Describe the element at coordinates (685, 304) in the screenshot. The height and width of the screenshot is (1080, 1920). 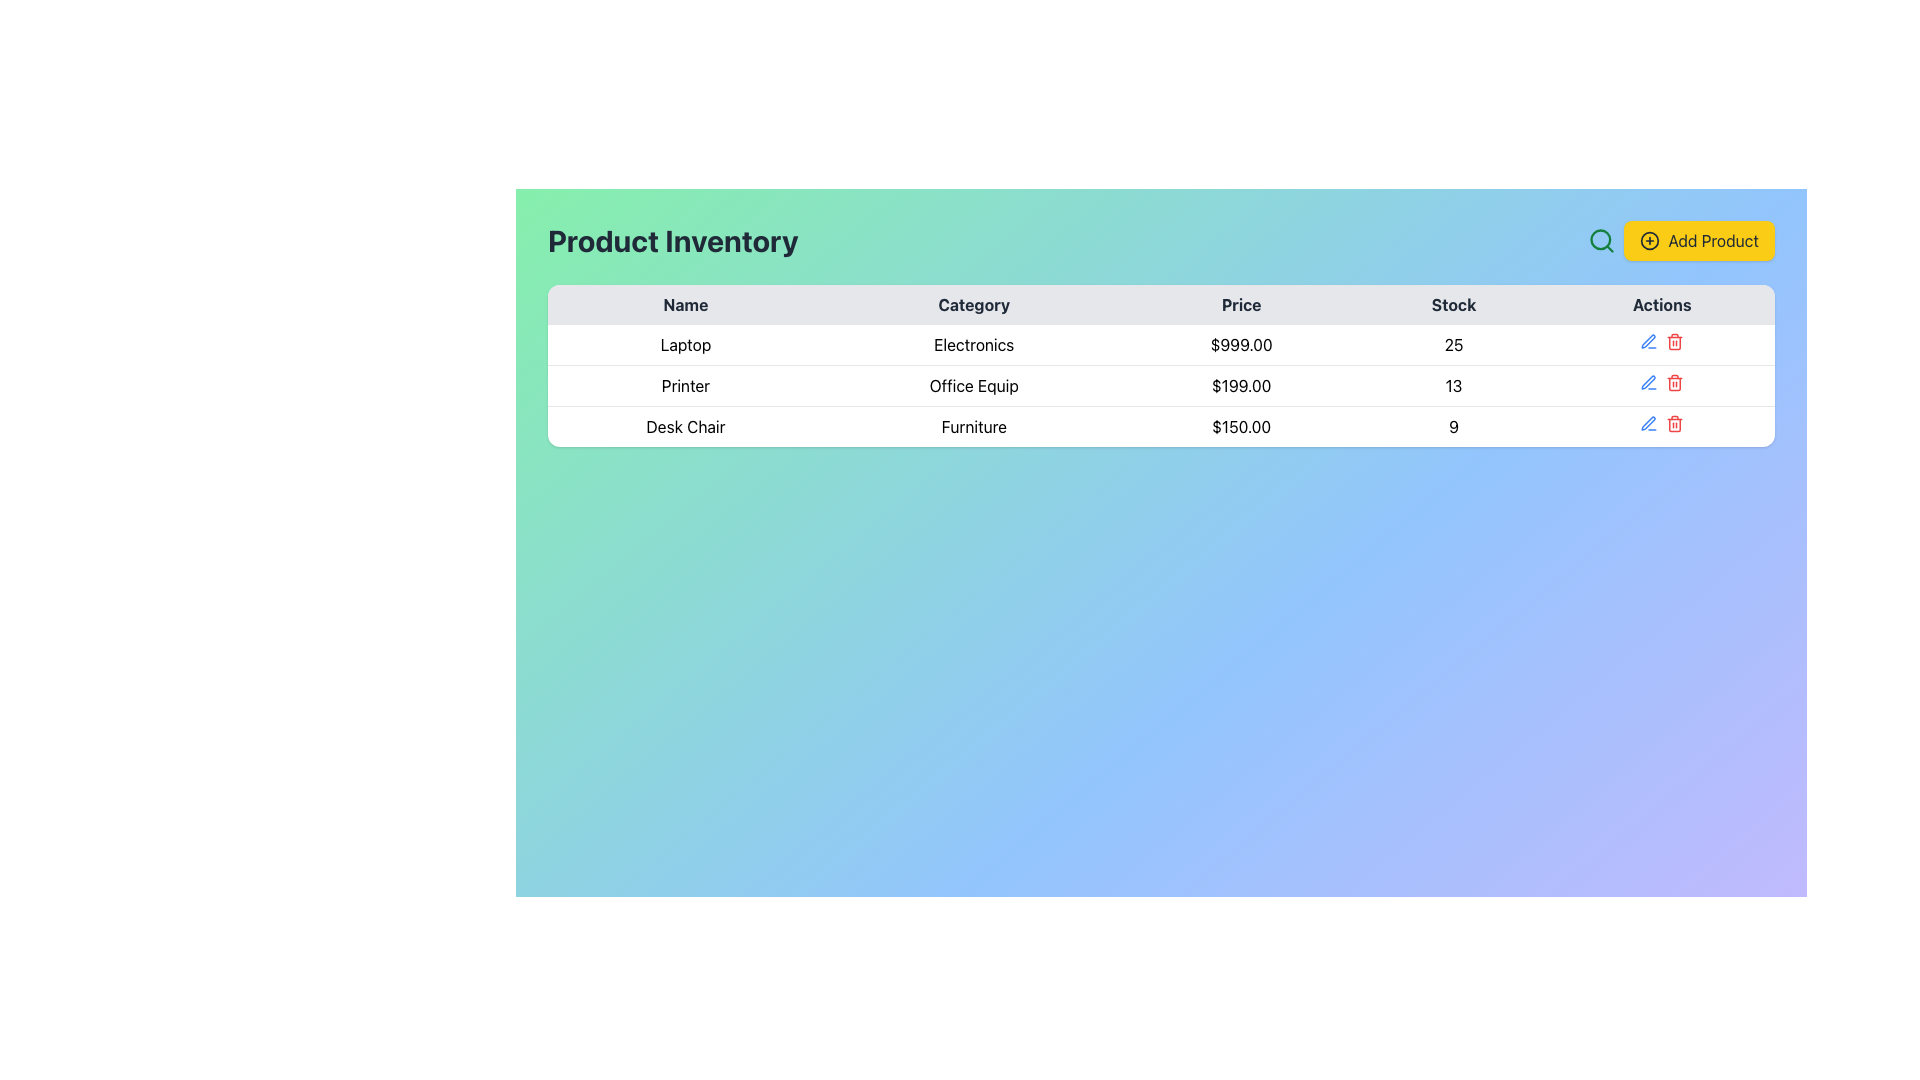
I see `text 'Name' displayed in the bold header cell of the first column in the table under 'Product Inventory'` at that location.